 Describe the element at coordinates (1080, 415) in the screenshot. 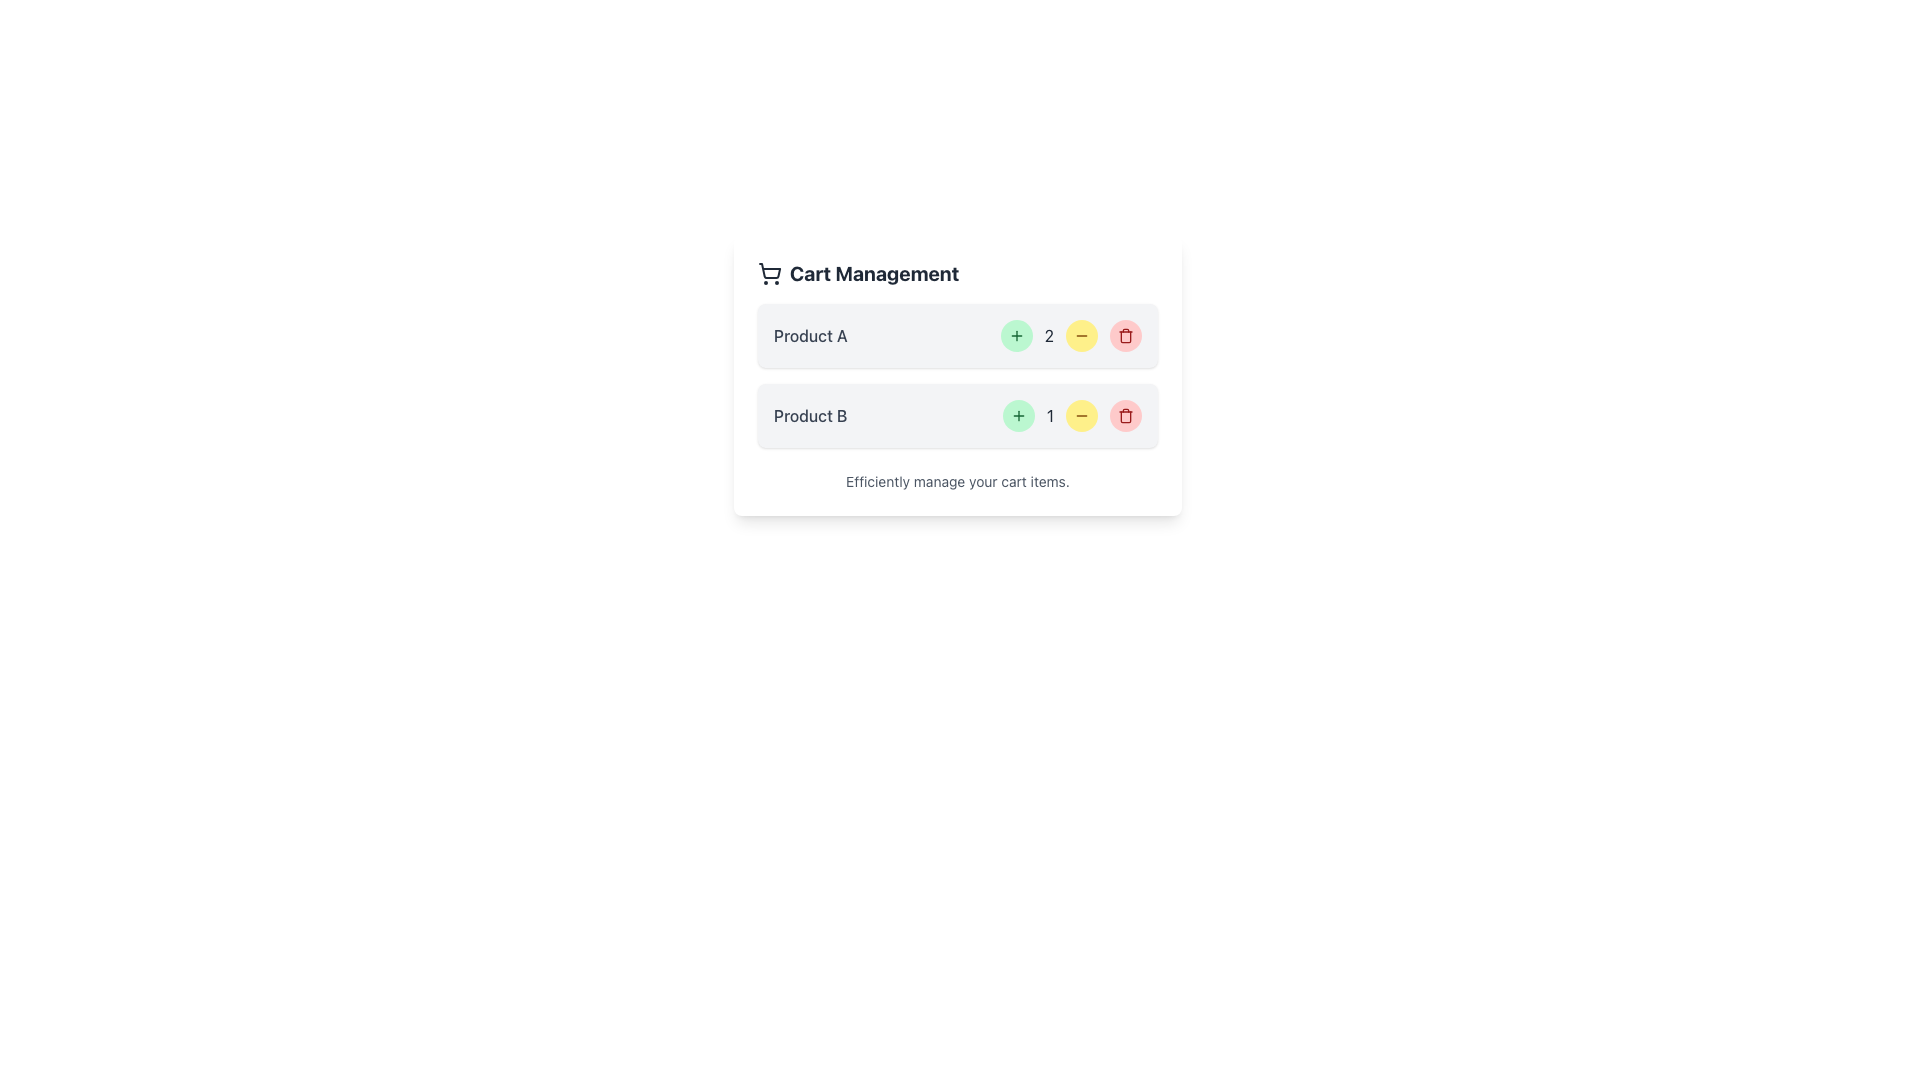

I see `the circular yellow button with a minus symbol located on the right side of the 'Product B' row to decrease the quantity of the product` at that location.